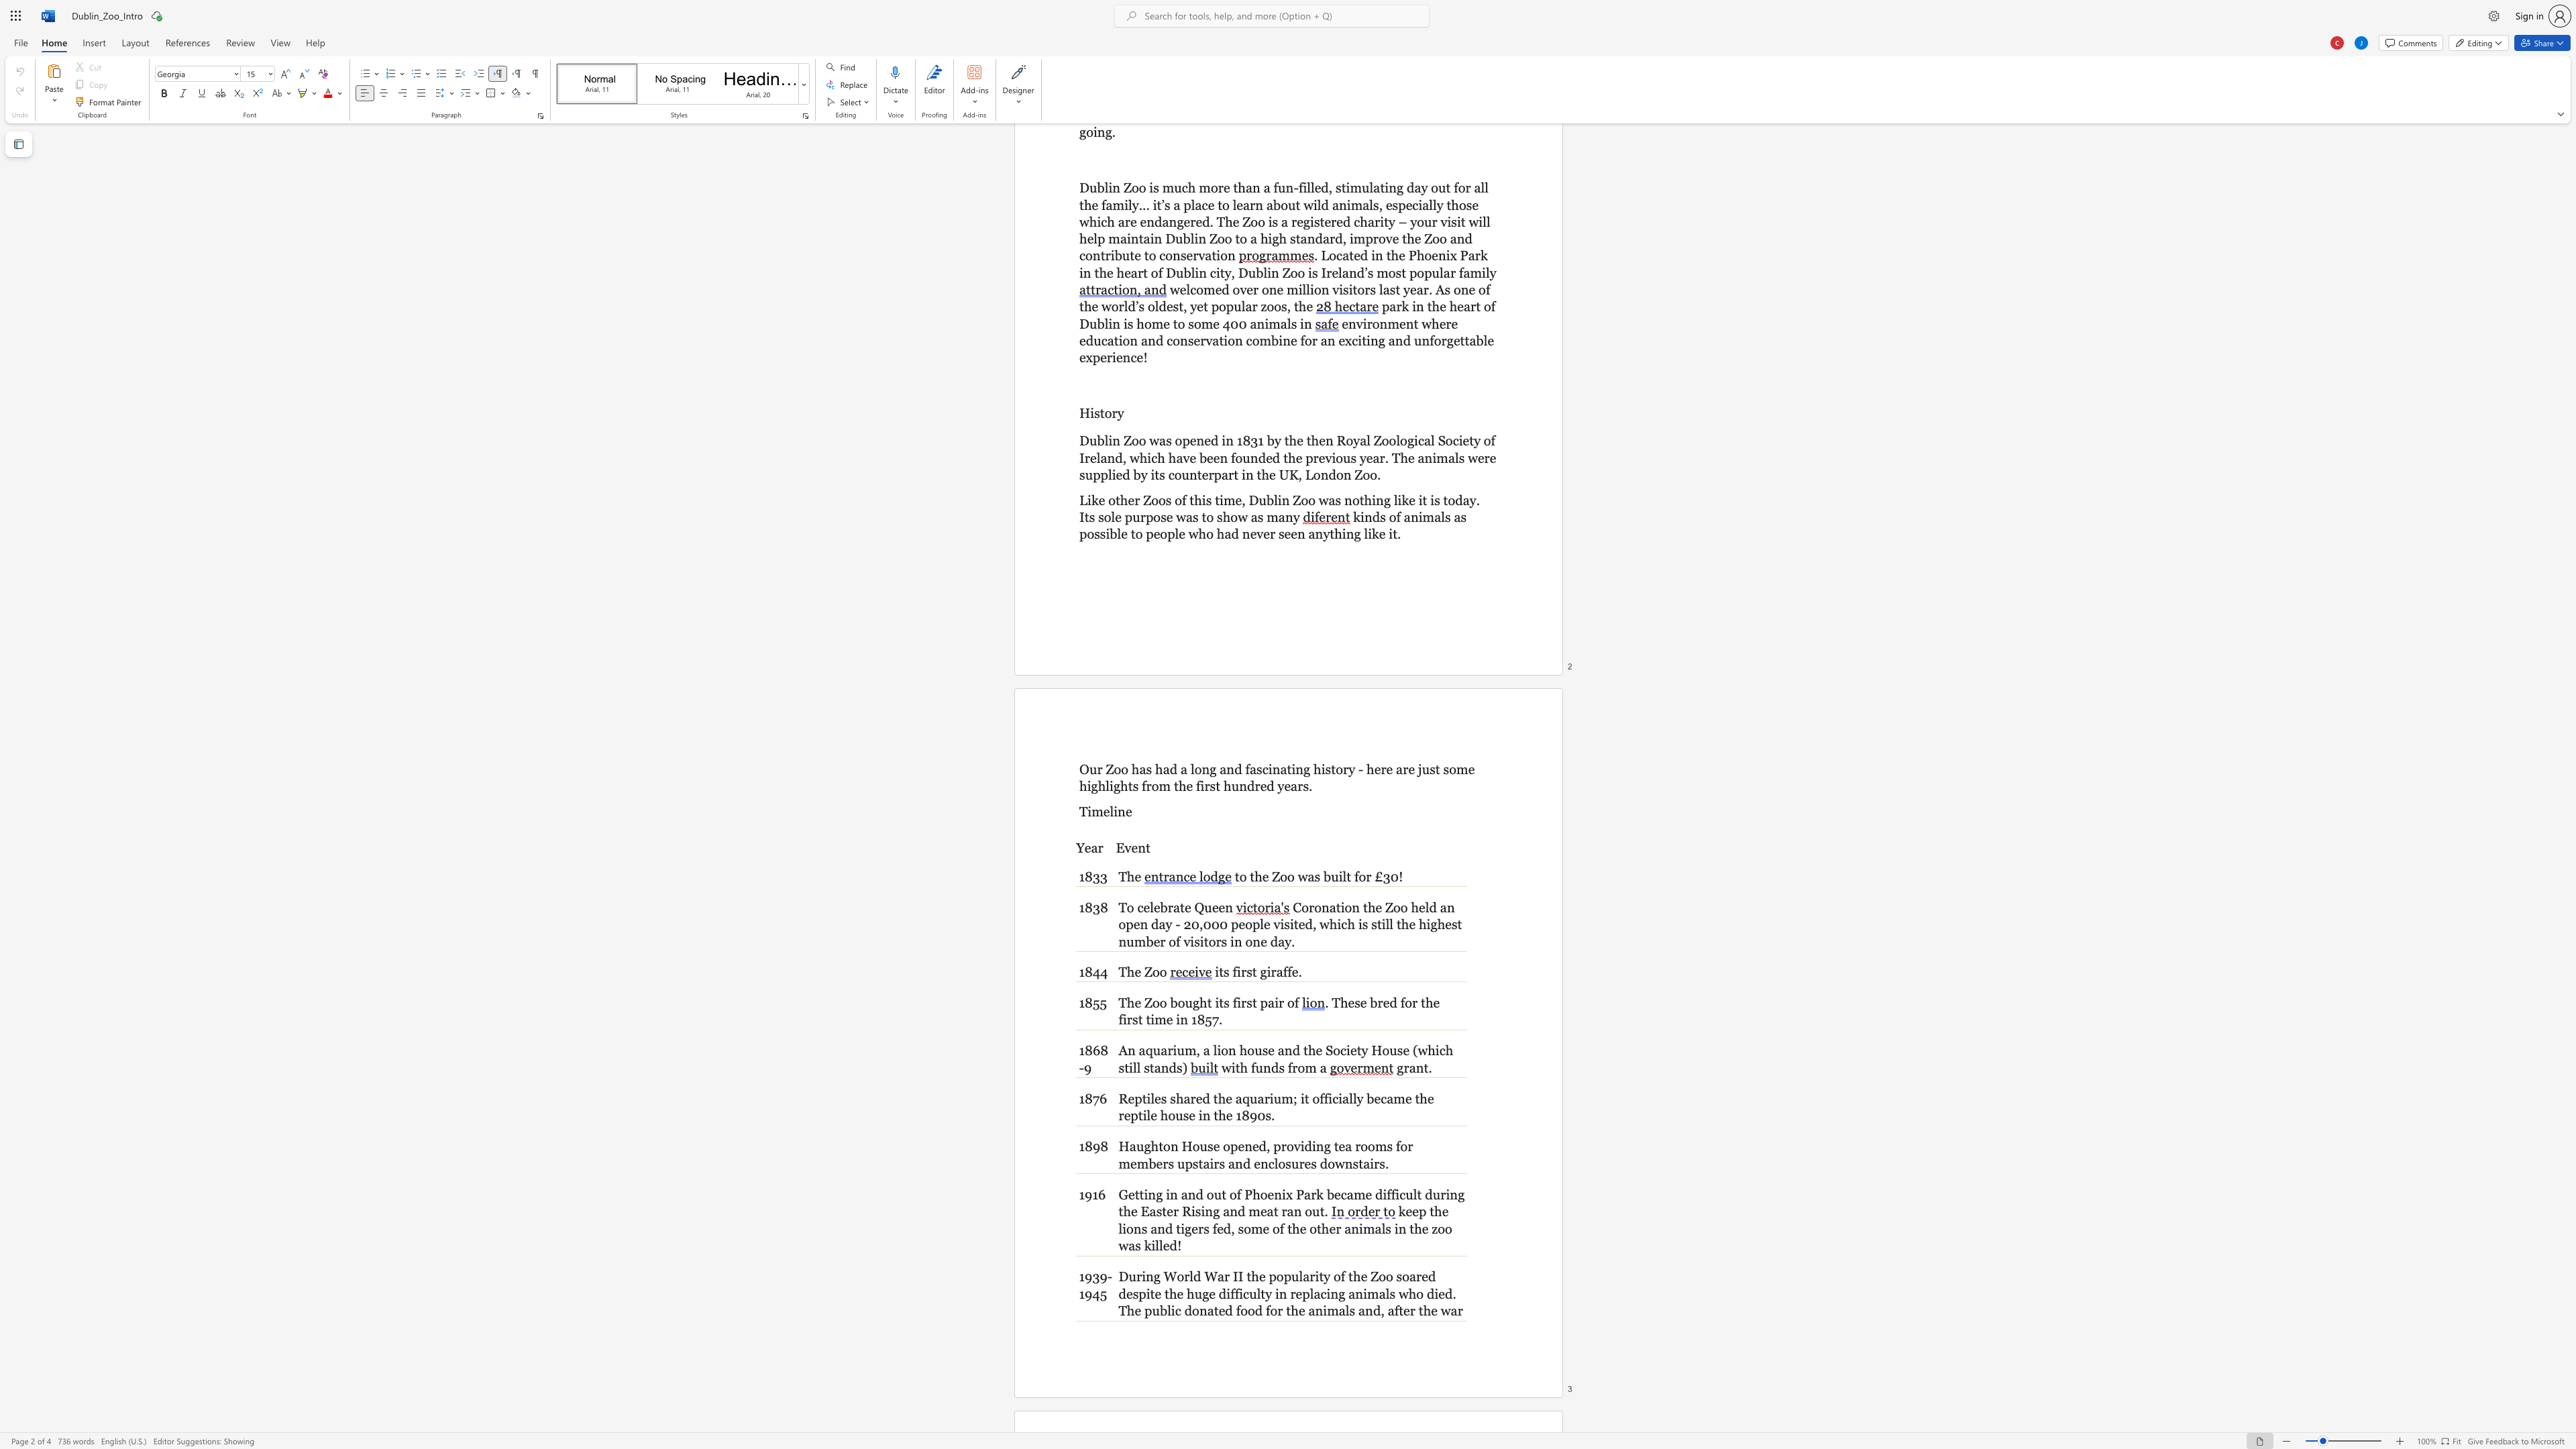 This screenshot has width=2576, height=1449. I want to click on the subset text "th funds fr" within the text "with funds from a", so click(1234, 1067).